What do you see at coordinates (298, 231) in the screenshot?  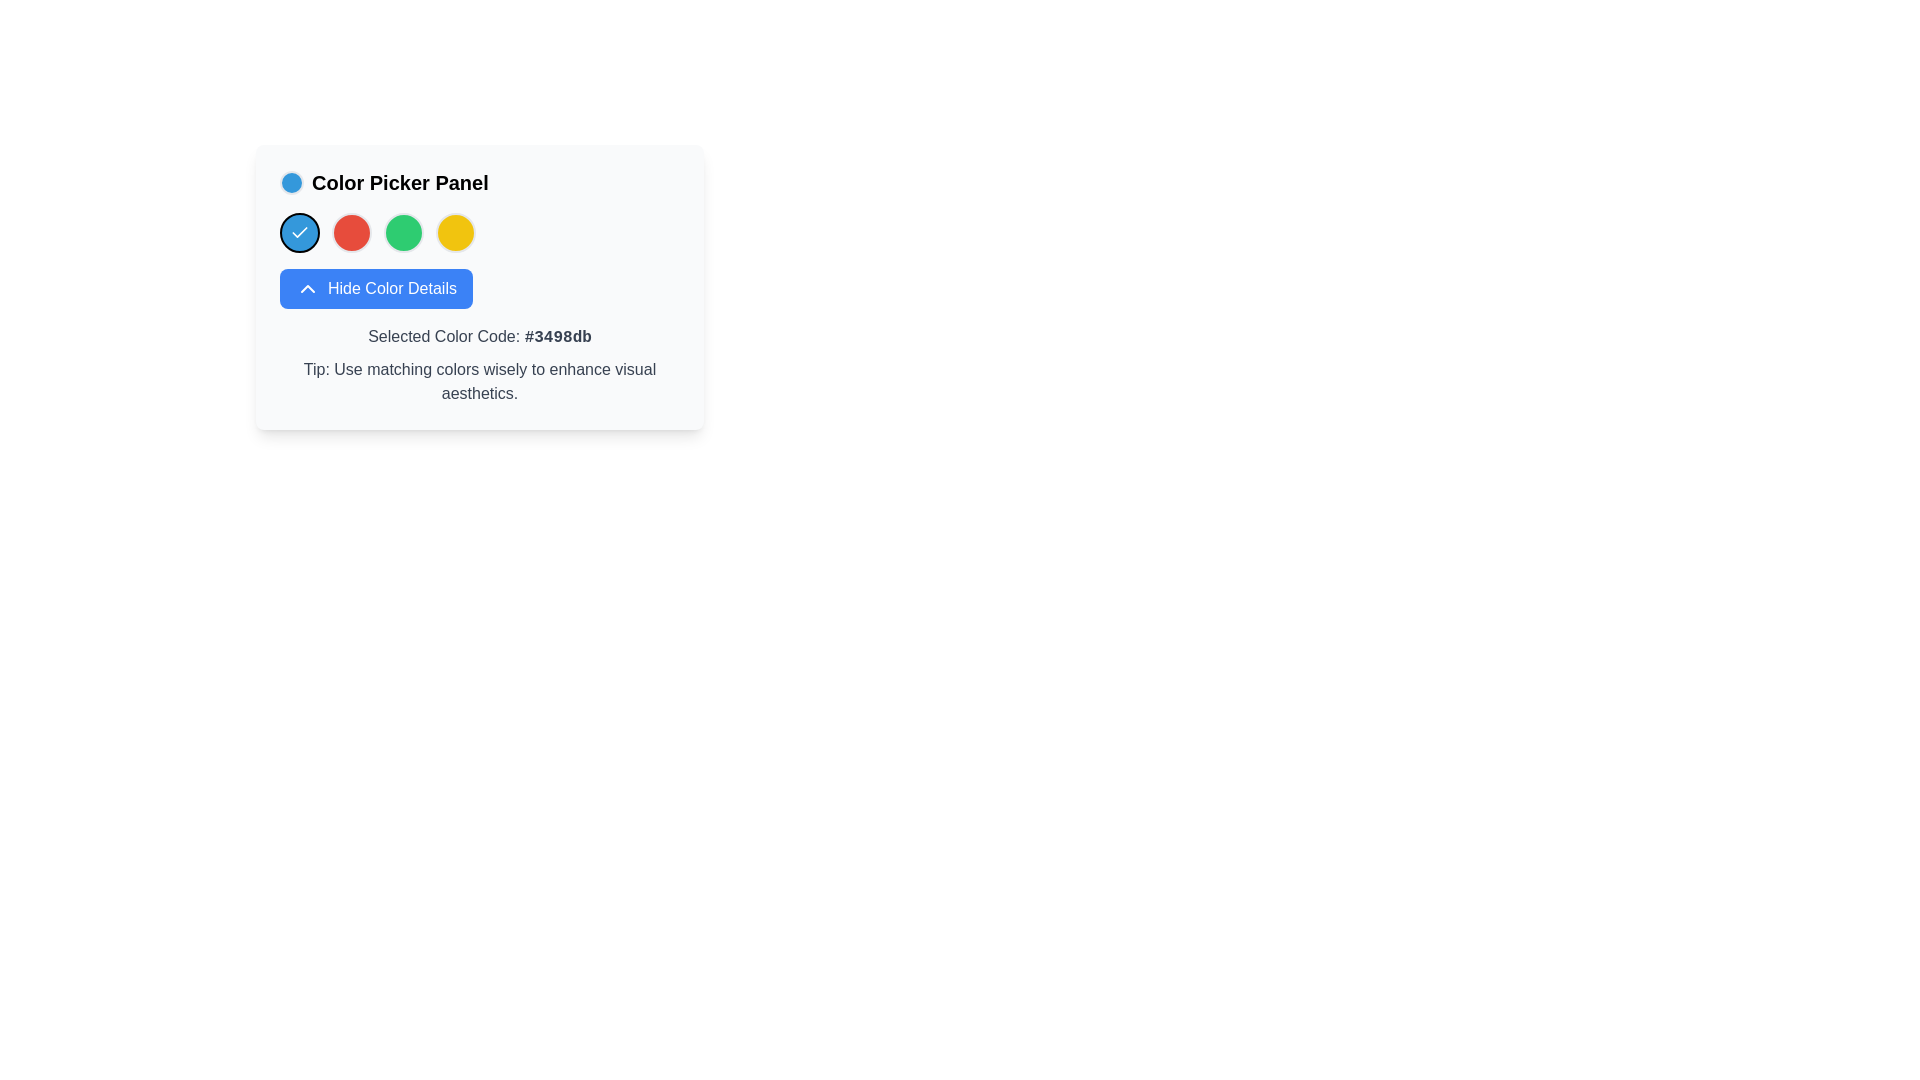 I see `the checkmark icon with a vibrant blue background and a white checkmark, which is part of the Color Picker Panel` at bounding box center [298, 231].